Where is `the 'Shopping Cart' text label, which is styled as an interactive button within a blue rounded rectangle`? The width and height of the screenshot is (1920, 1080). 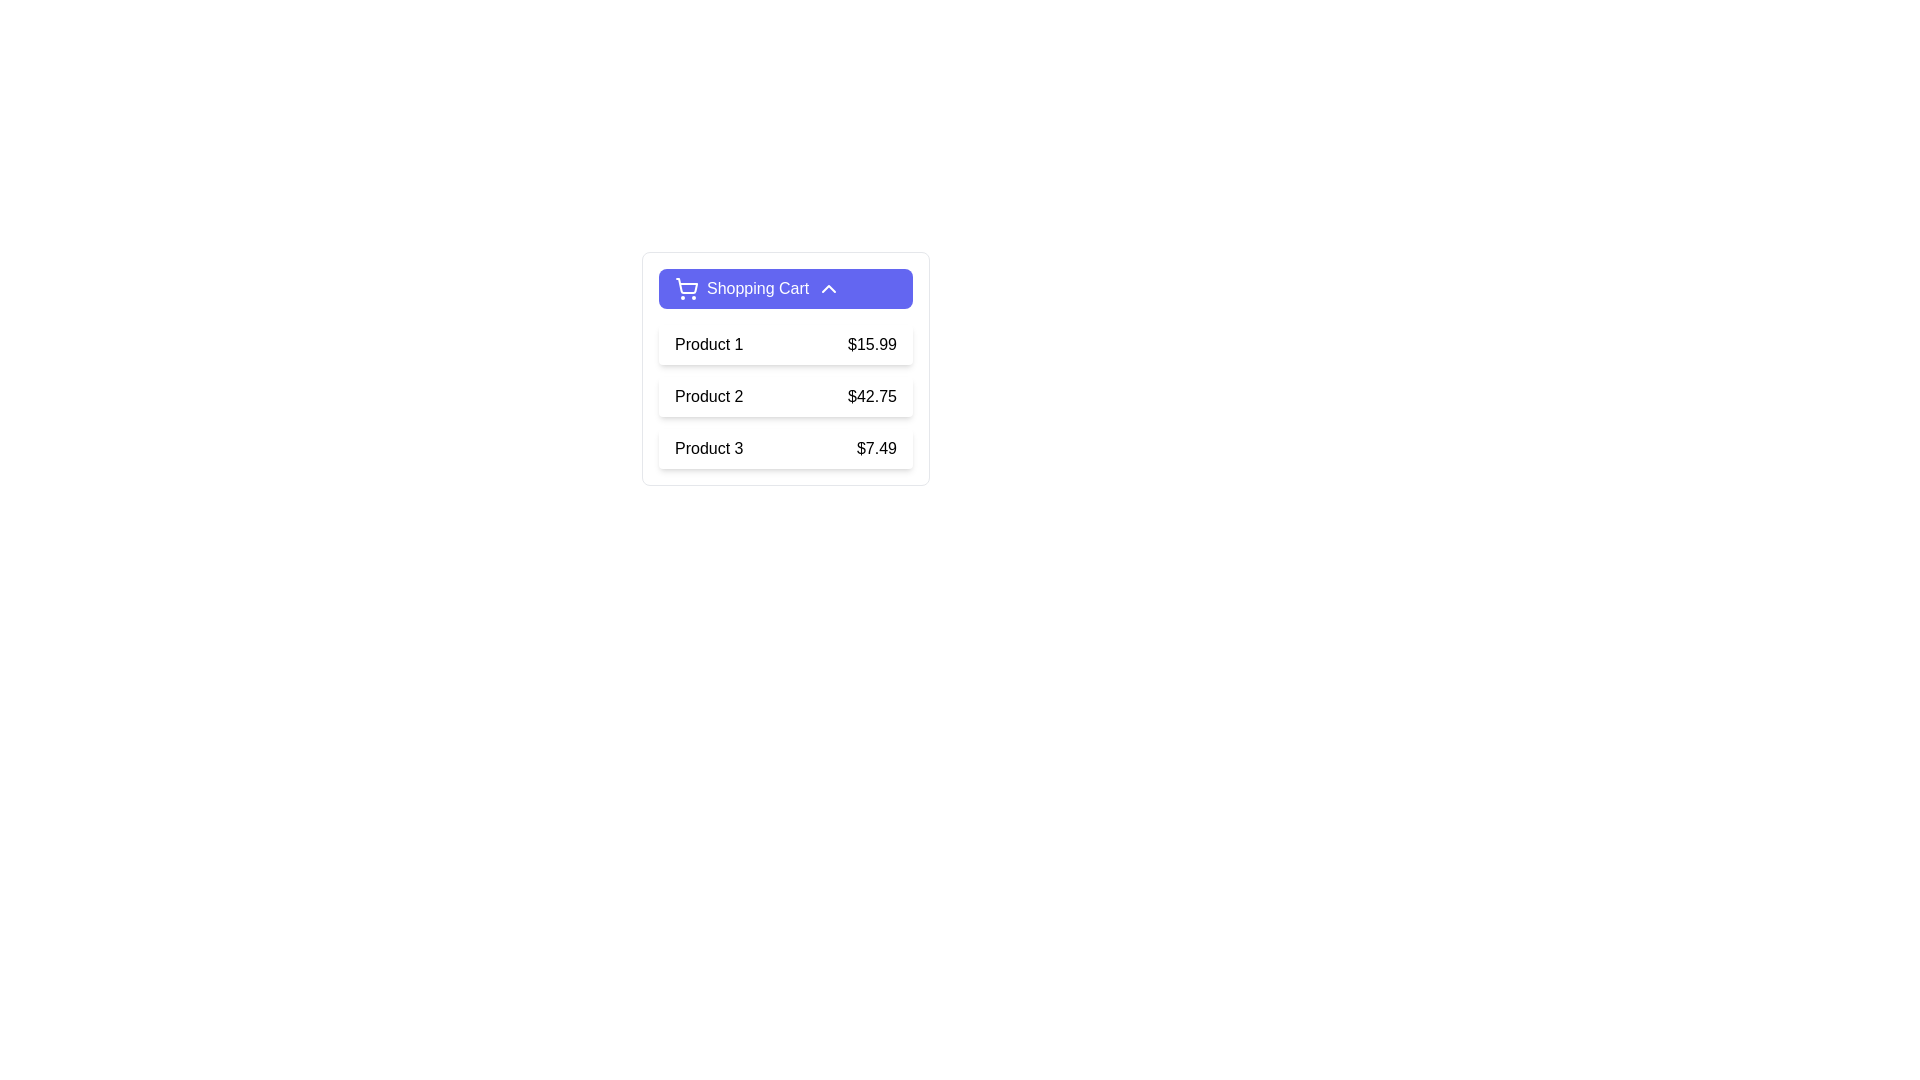
the 'Shopping Cart' text label, which is styled as an interactive button within a blue rounded rectangle is located at coordinates (757, 289).